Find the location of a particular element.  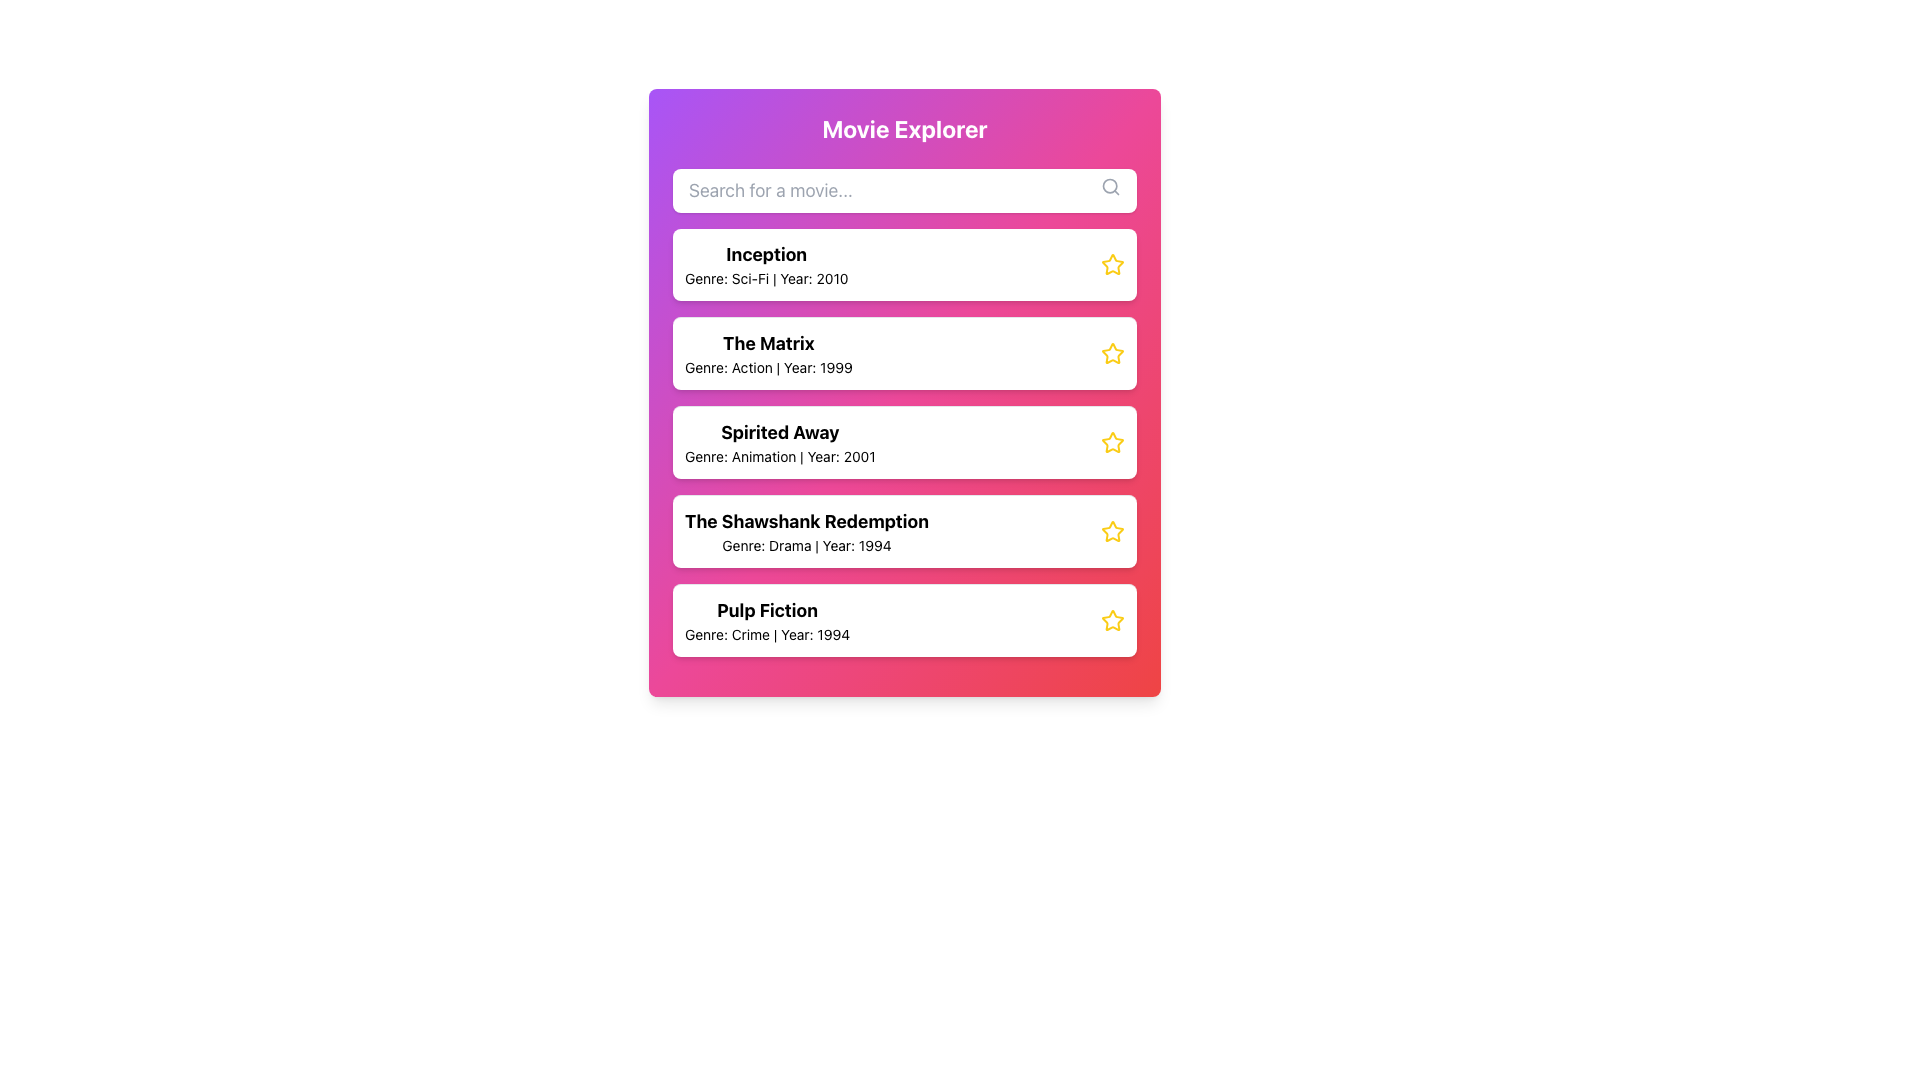

the text display element showing 'The Matrix' with genre and year information, located below 'Inception' and above 'Spirited Away' is located at coordinates (767, 353).